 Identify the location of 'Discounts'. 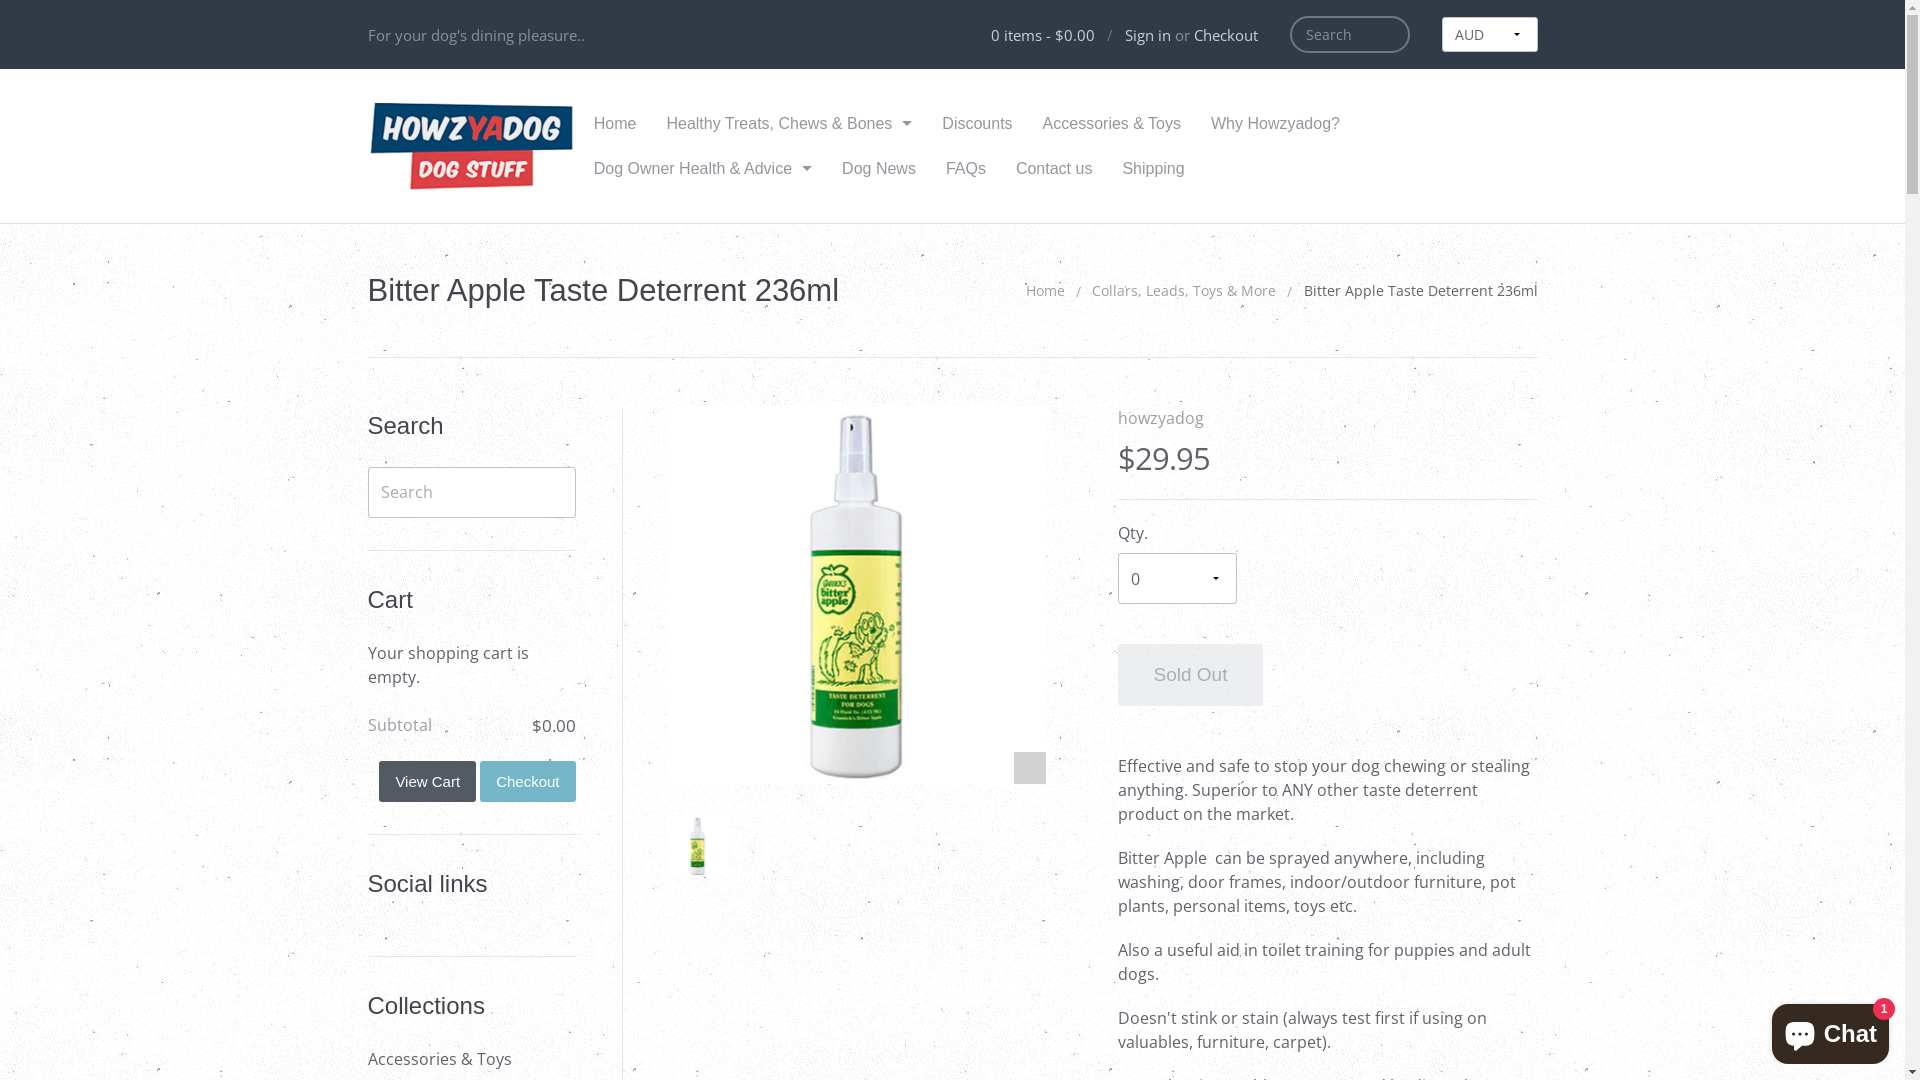
(925, 123).